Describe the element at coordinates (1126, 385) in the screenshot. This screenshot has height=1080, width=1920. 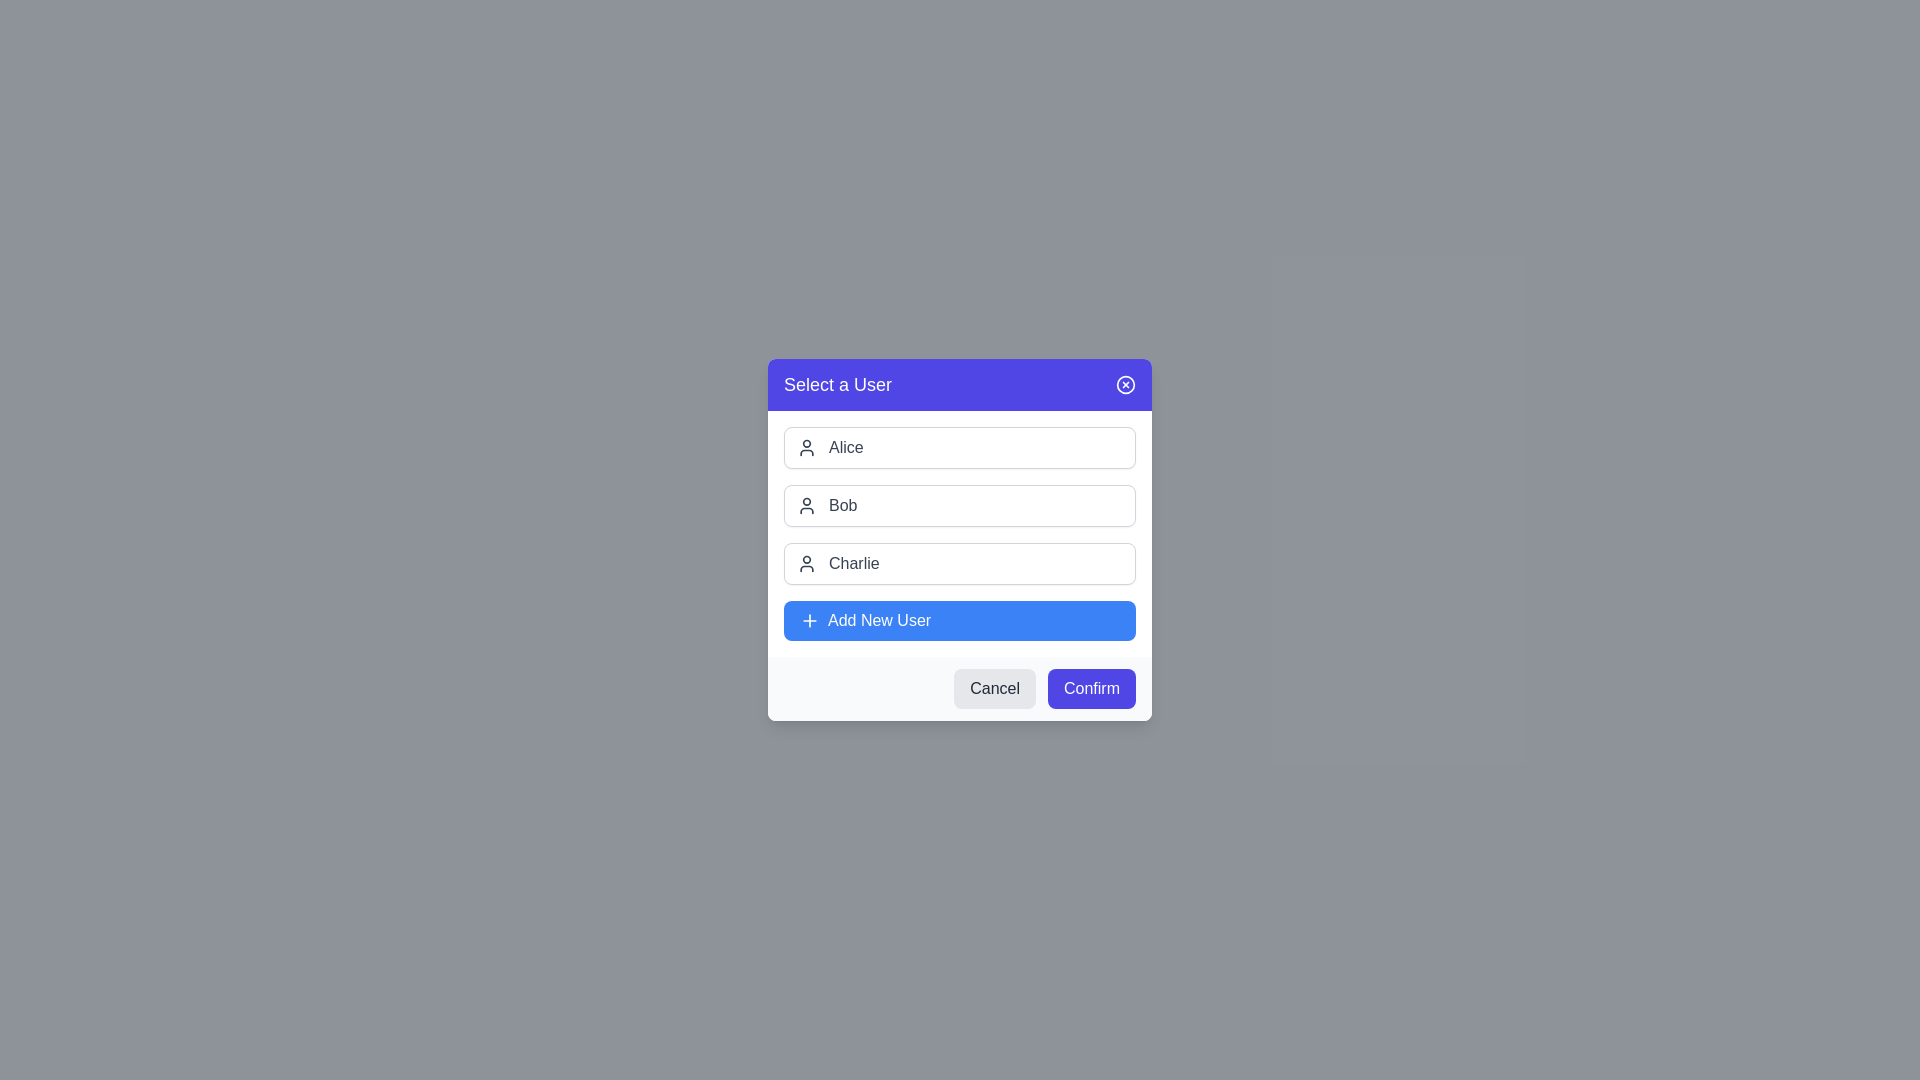
I see `the circular button with a cross ('X') icon in the upper-right corner of the 'Select a User' modal` at that location.